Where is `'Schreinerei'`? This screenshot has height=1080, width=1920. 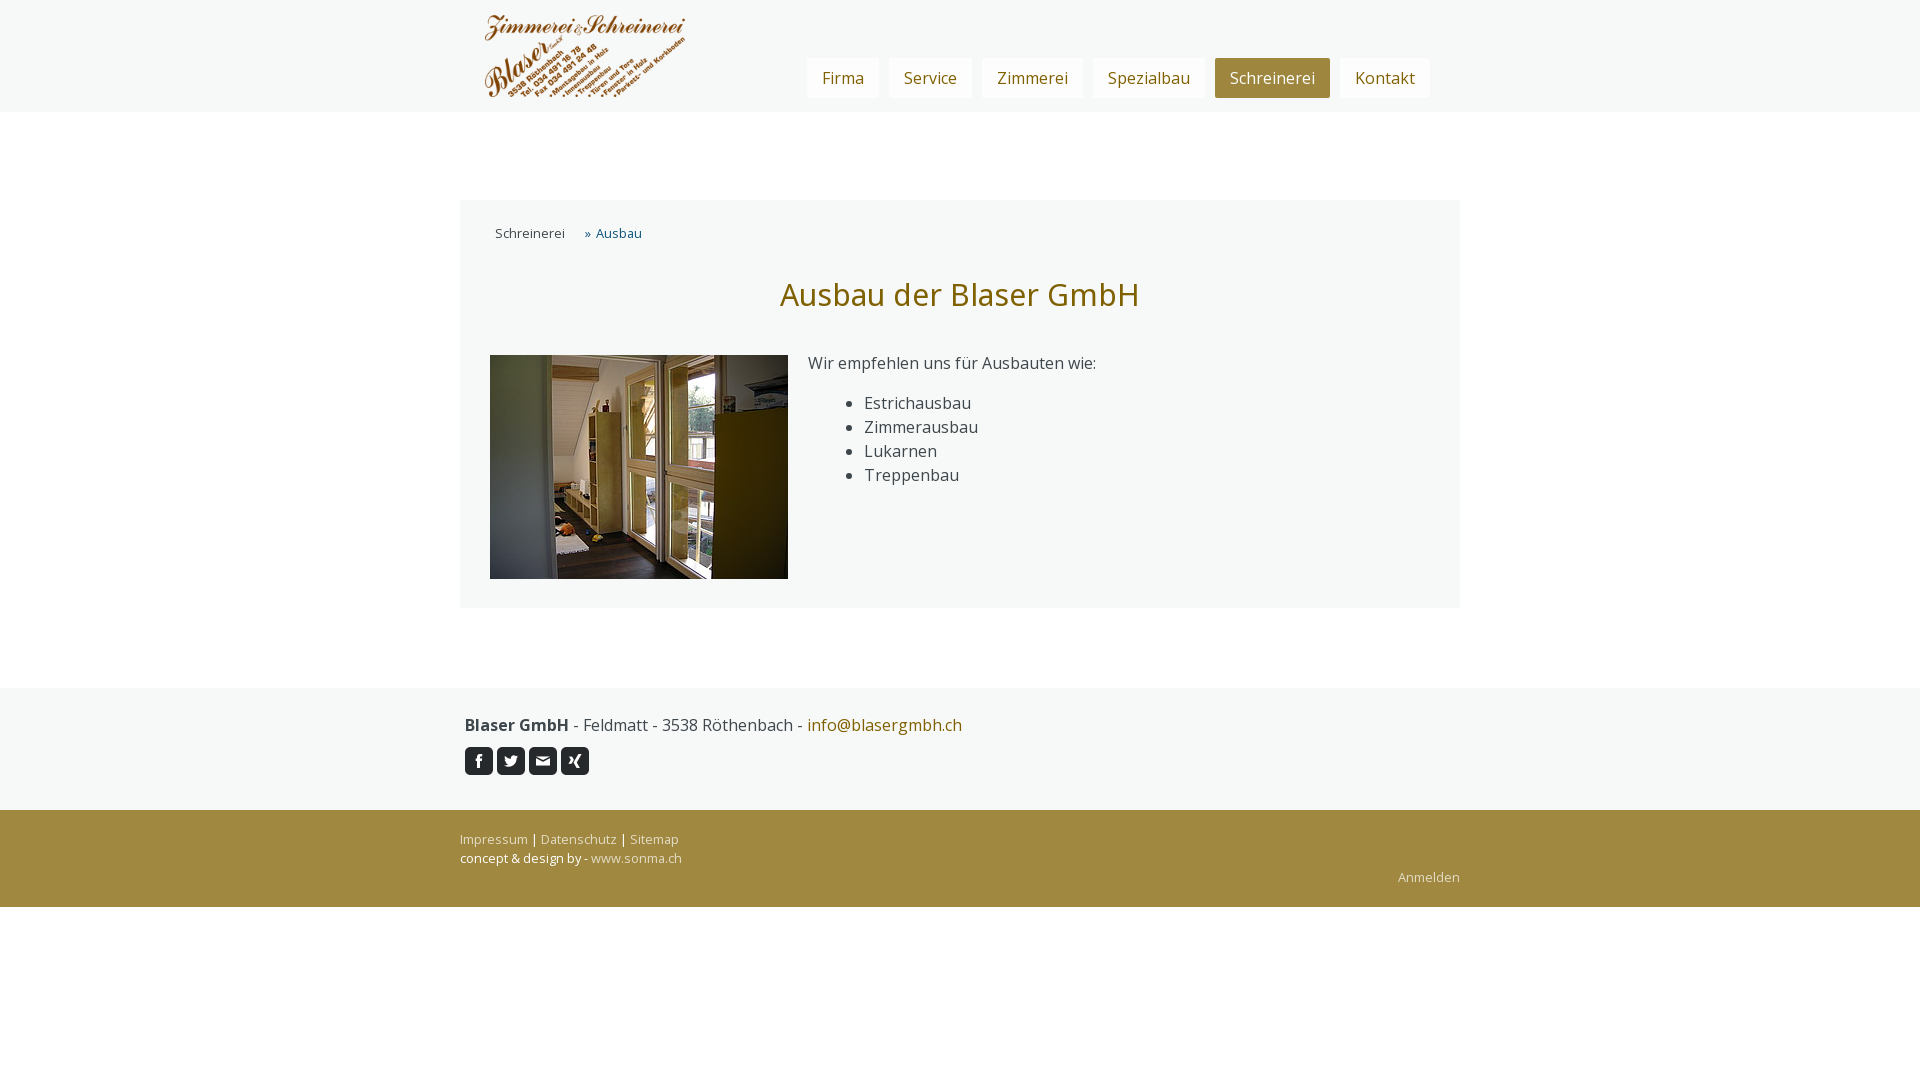
'Schreinerei' is located at coordinates (1271, 76).